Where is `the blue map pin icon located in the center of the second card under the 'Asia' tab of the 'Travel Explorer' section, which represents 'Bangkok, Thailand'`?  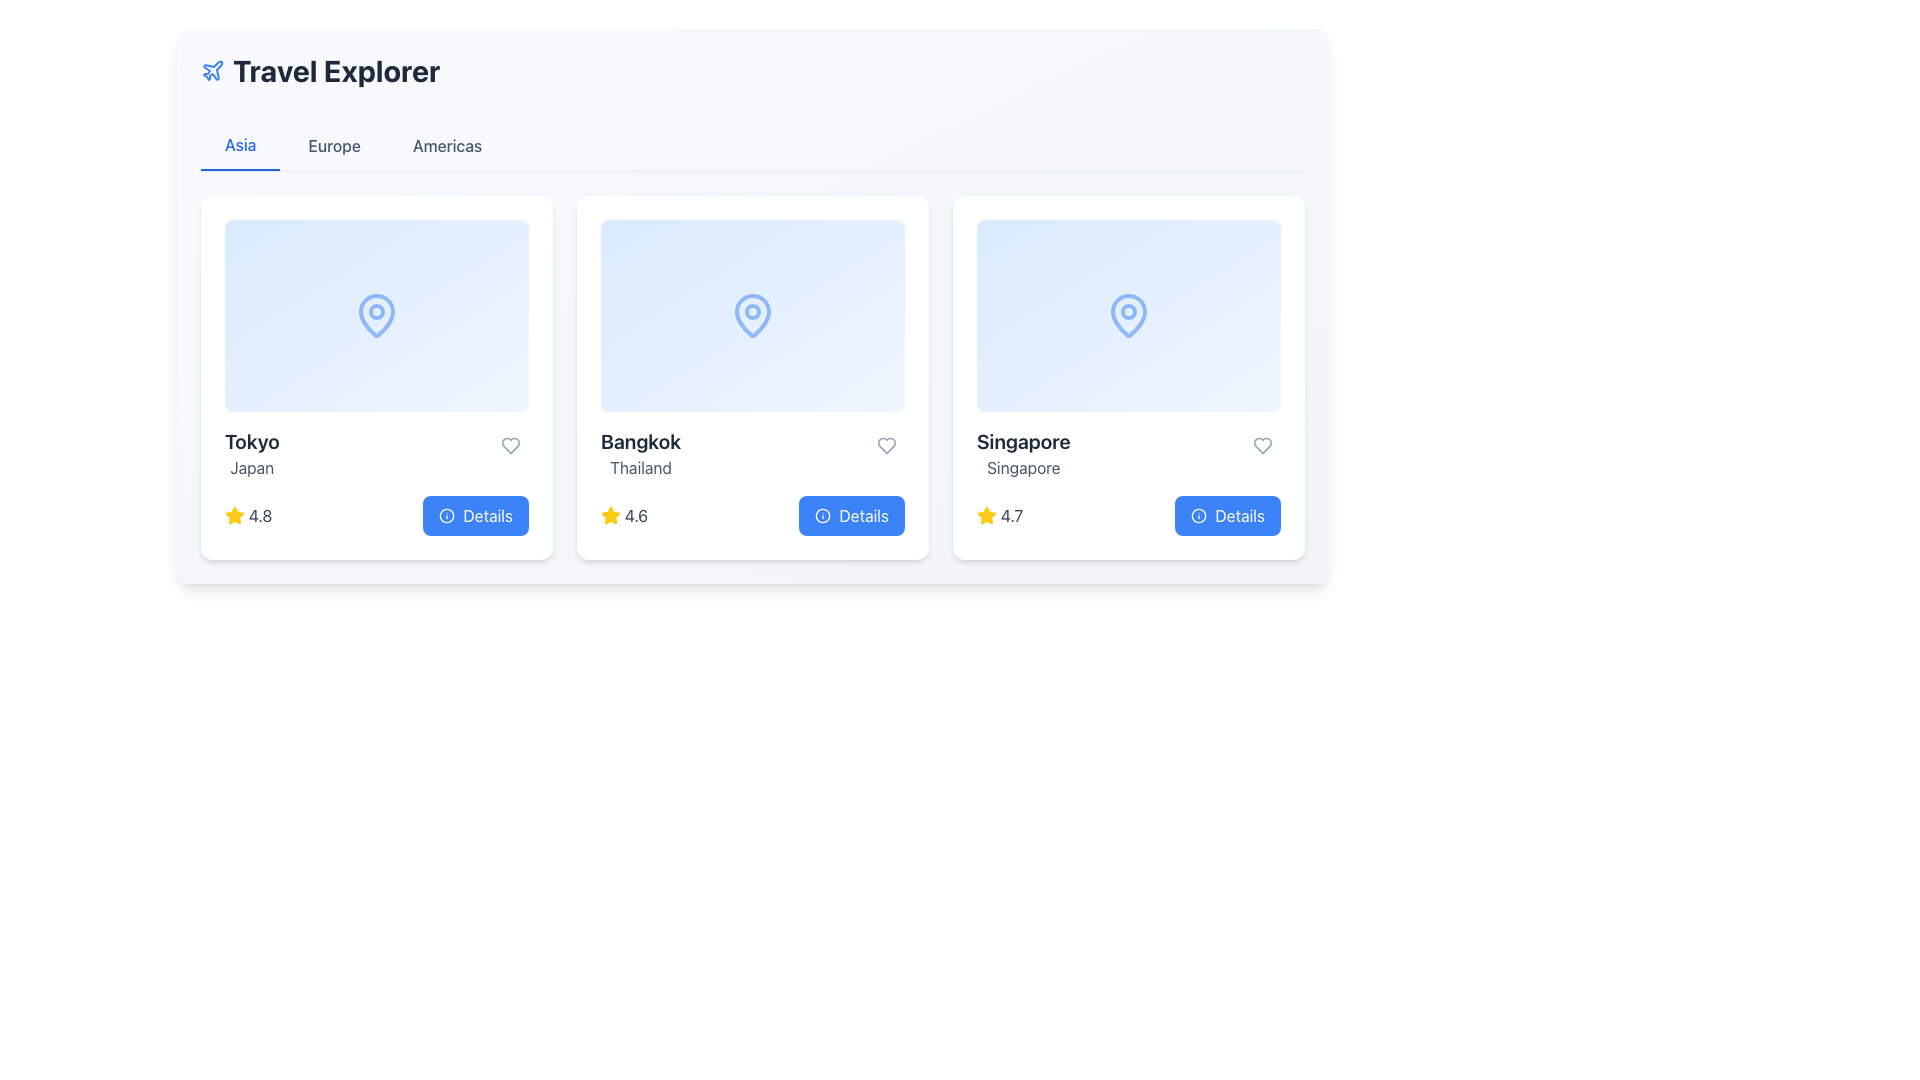 the blue map pin icon located in the center of the second card under the 'Asia' tab of the 'Travel Explorer' section, which represents 'Bangkok, Thailand' is located at coordinates (752, 315).